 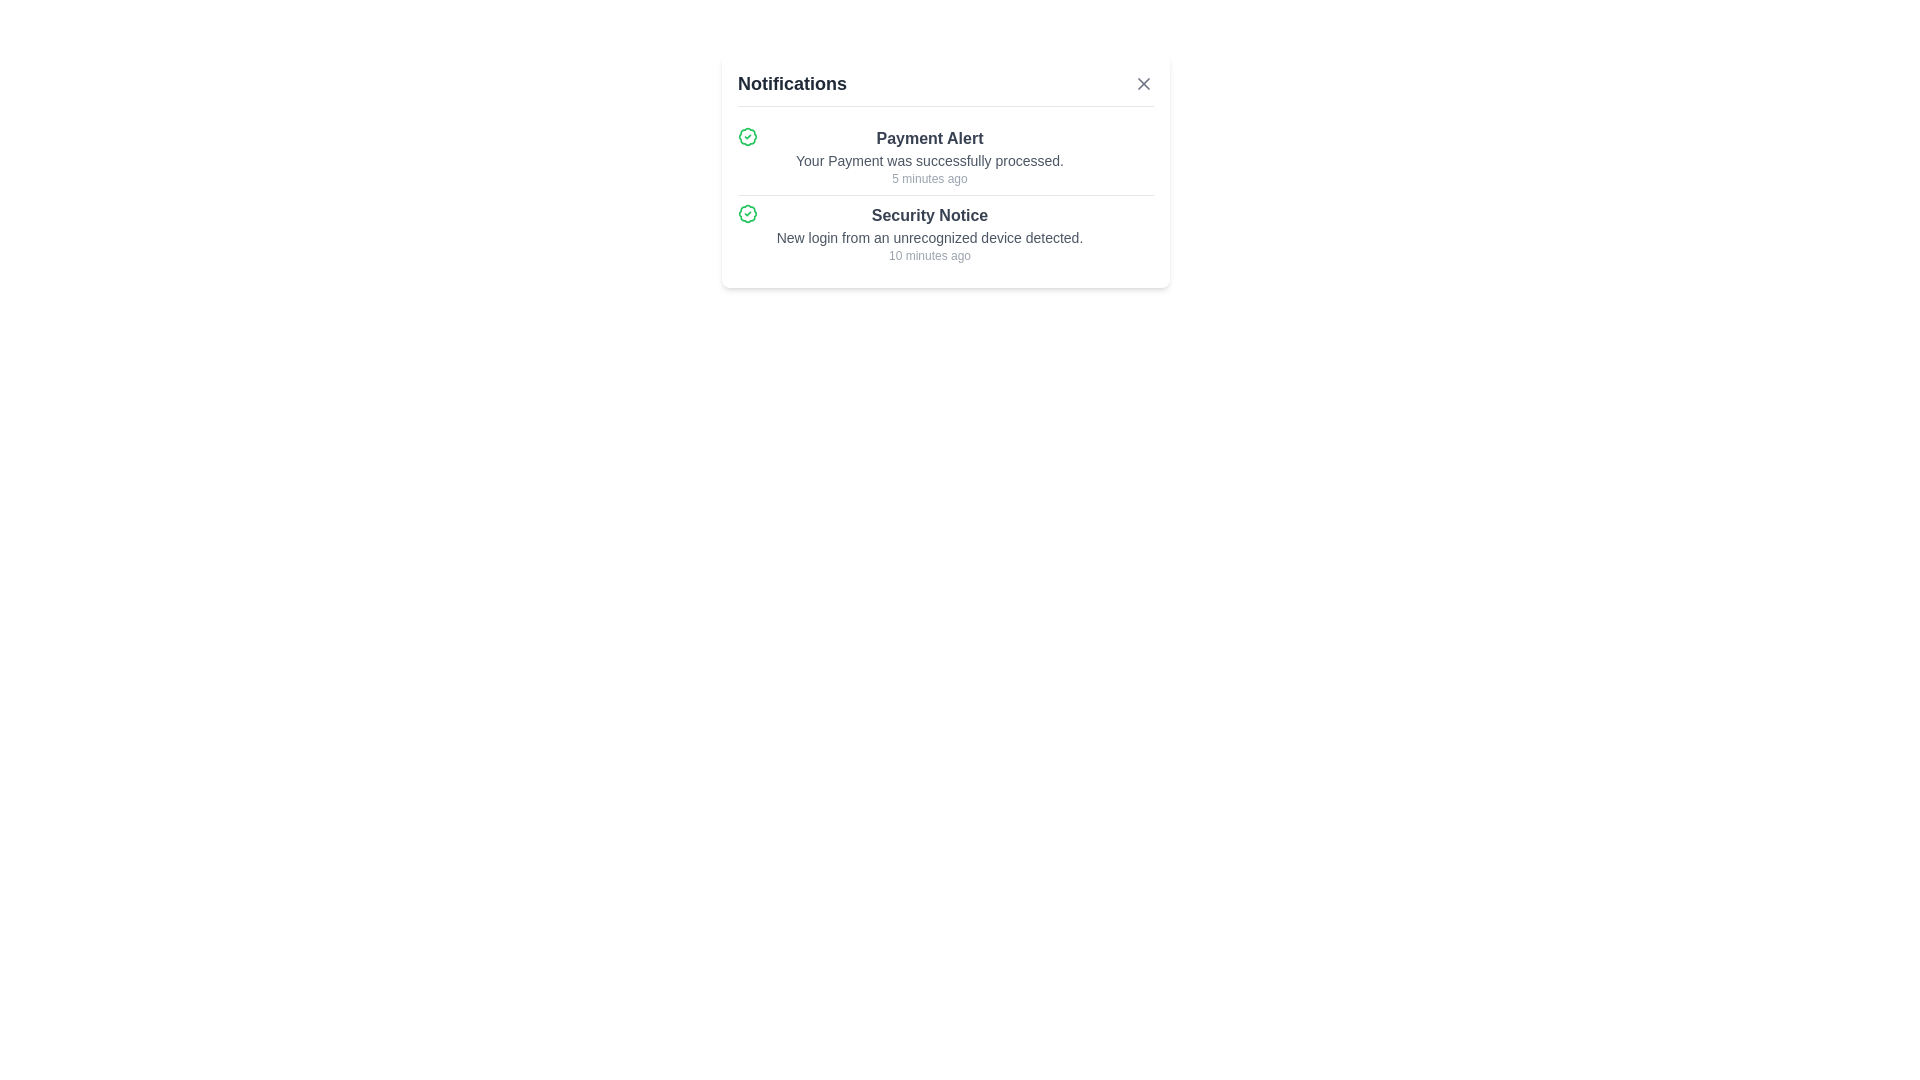 What do you see at coordinates (929, 156) in the screenshot?
I see `the 'Payment Alert' text block in the notification panel, which contains three lines of text with the first line being bold and dark gray` at bounding box center [929, 156].